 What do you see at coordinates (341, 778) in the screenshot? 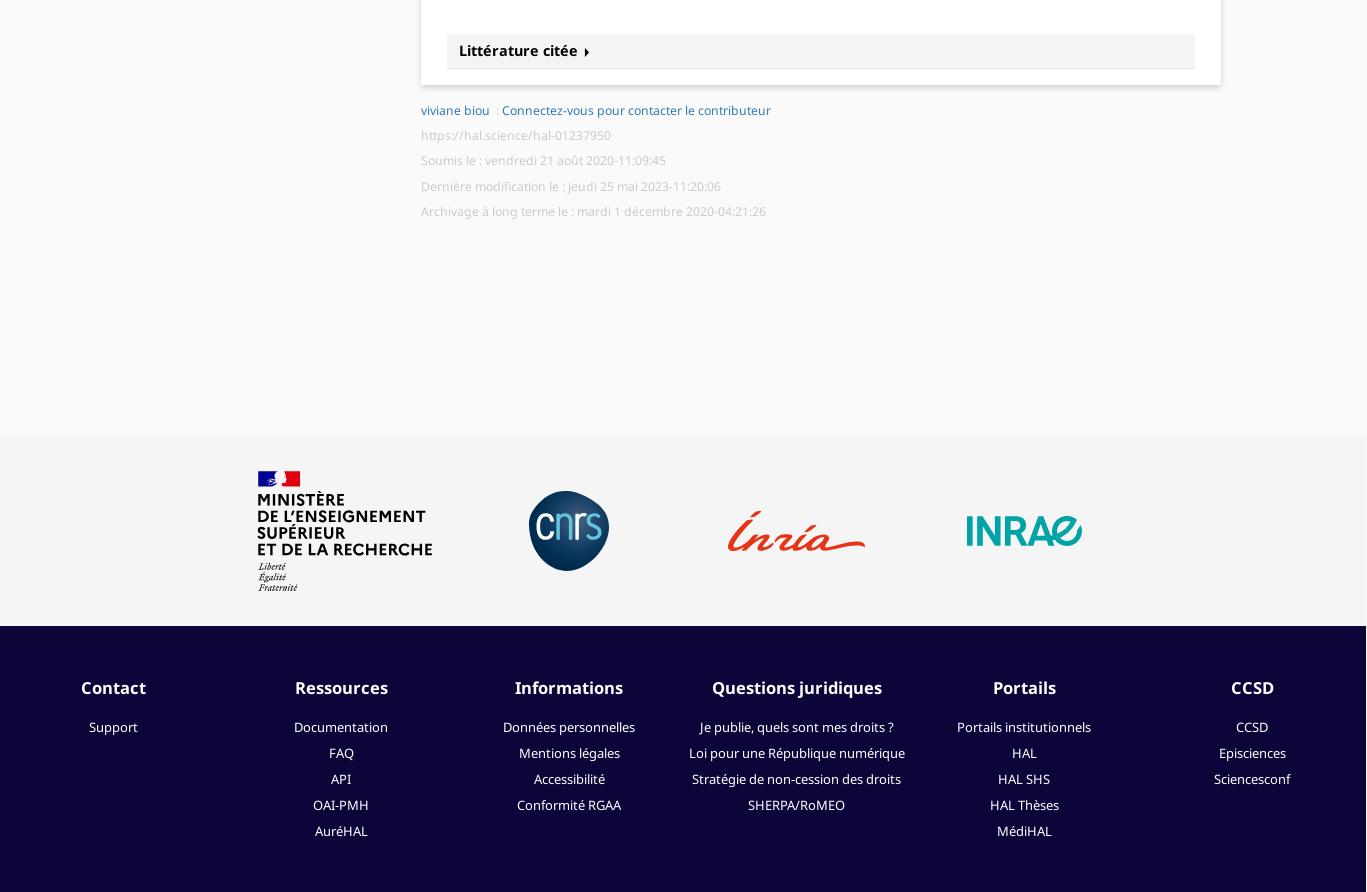
I see `'API'` at bounding box center [341, 778].